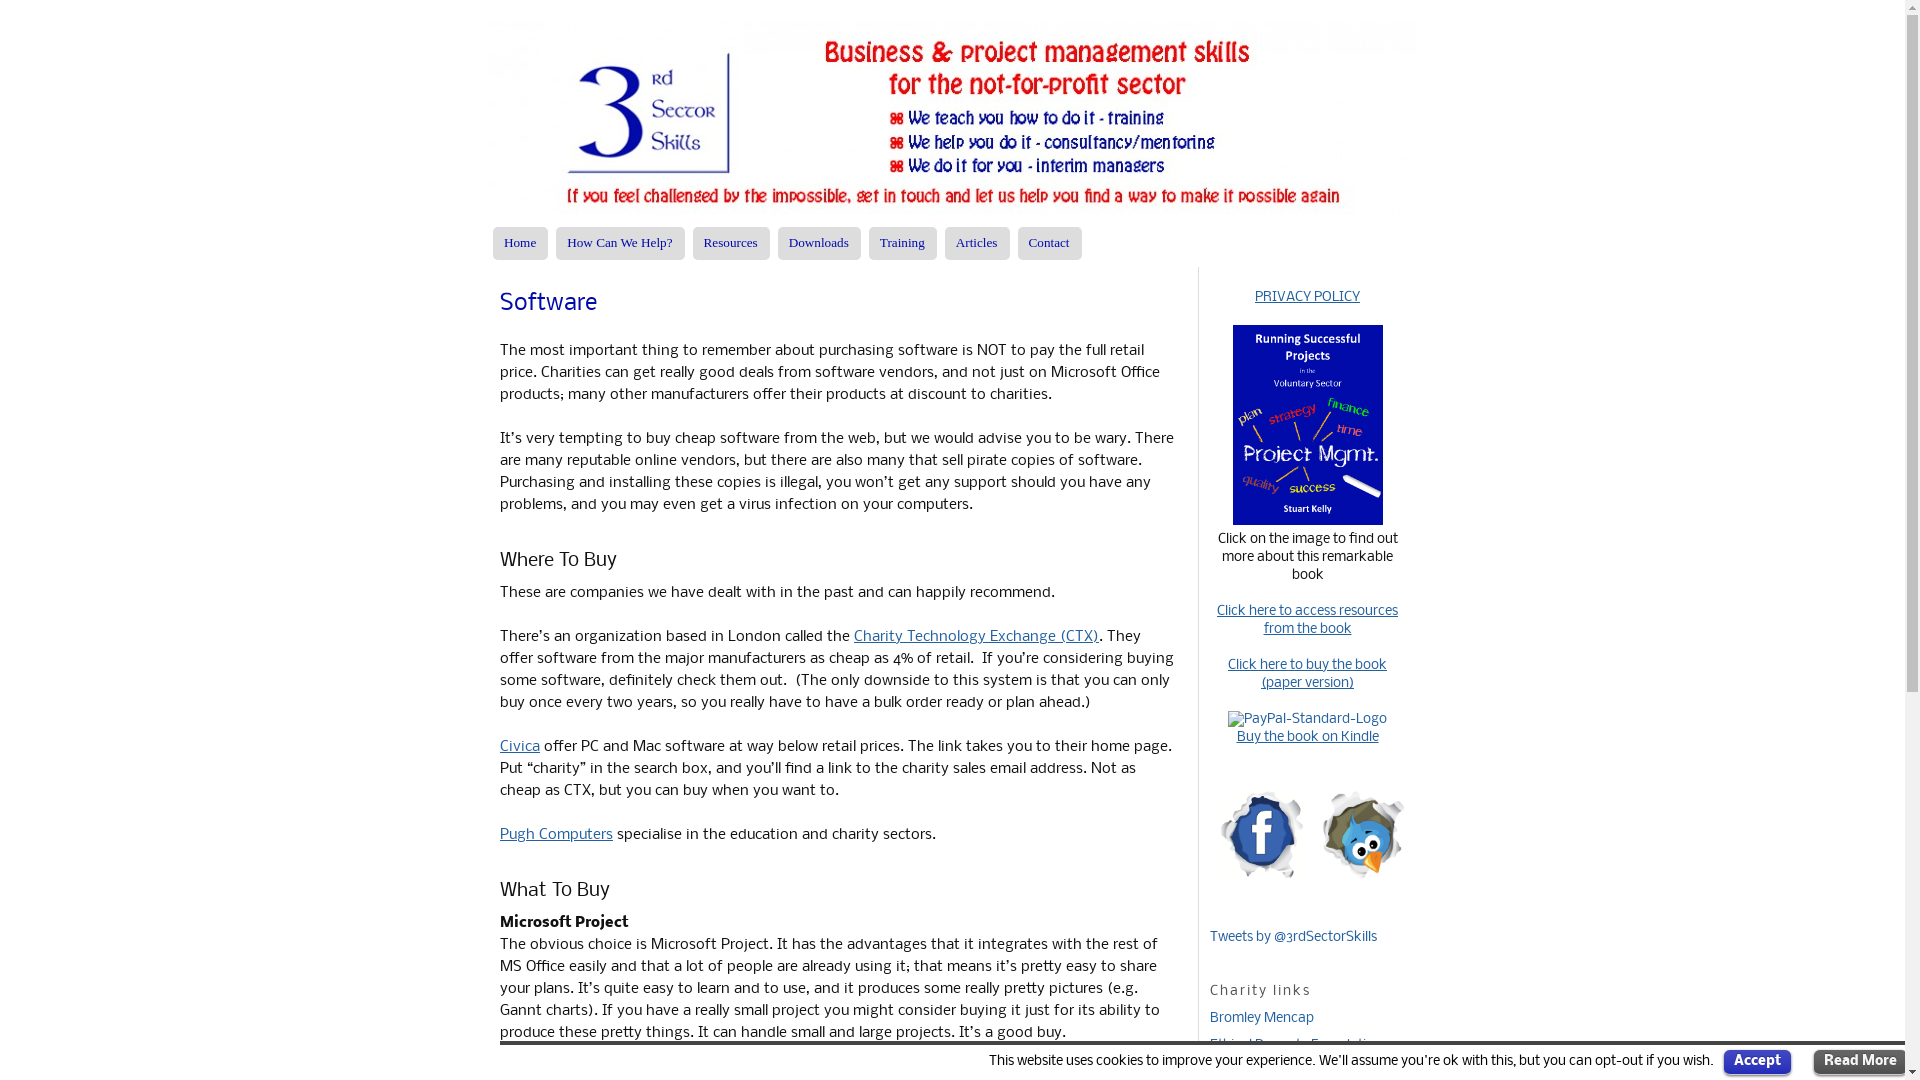 The image size is (1920, 1080). Describe the element at coordinates (1307, 619) in the screenshot. I see `'Click here to access resources from the book'` at that location.